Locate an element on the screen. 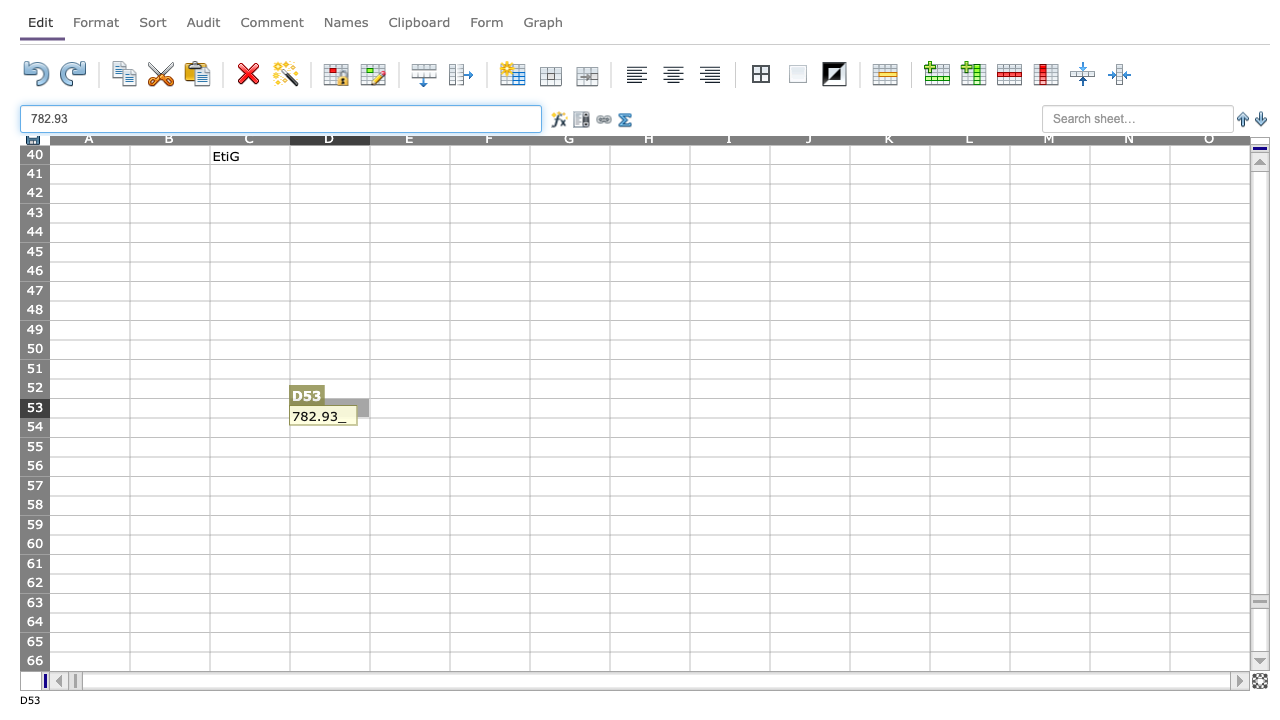  F66 is located at coordinates (489, 661).